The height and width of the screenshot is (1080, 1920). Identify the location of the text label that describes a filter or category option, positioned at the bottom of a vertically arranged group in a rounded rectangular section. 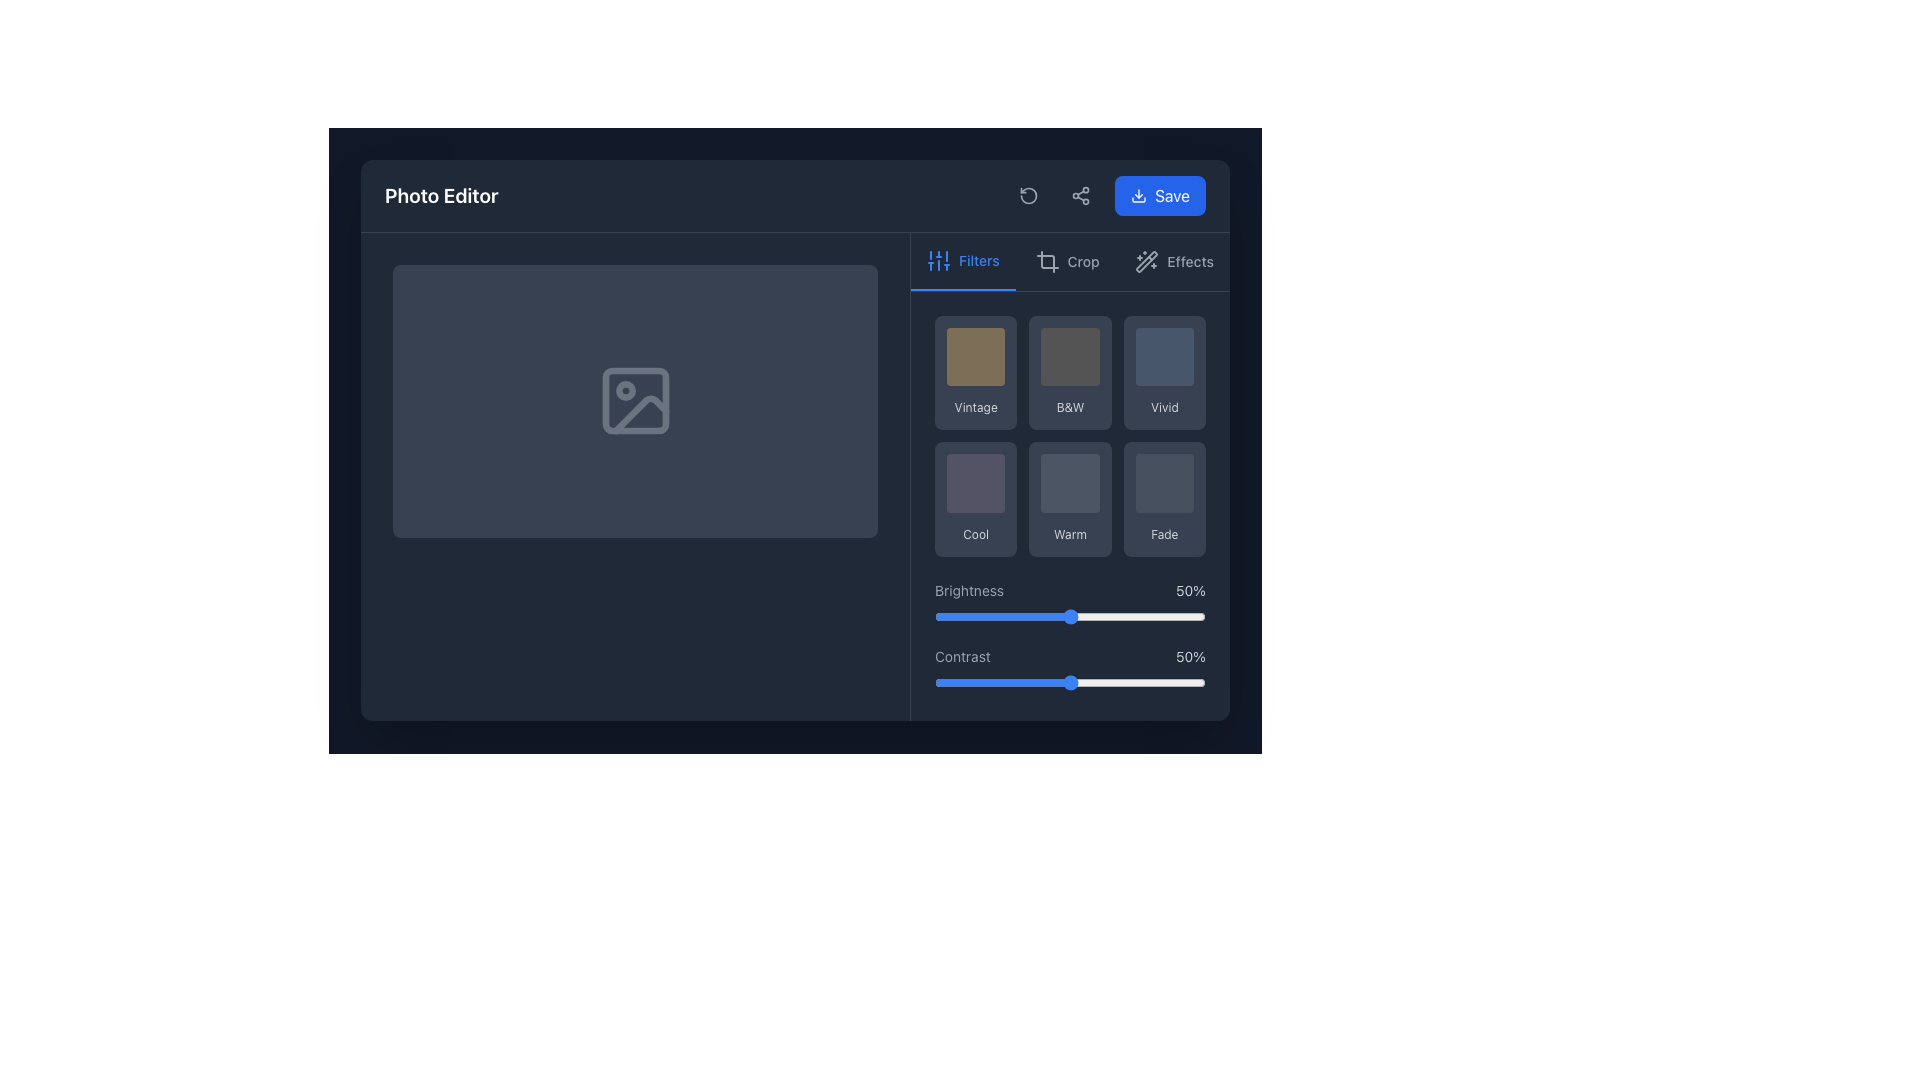
(1164, 406).